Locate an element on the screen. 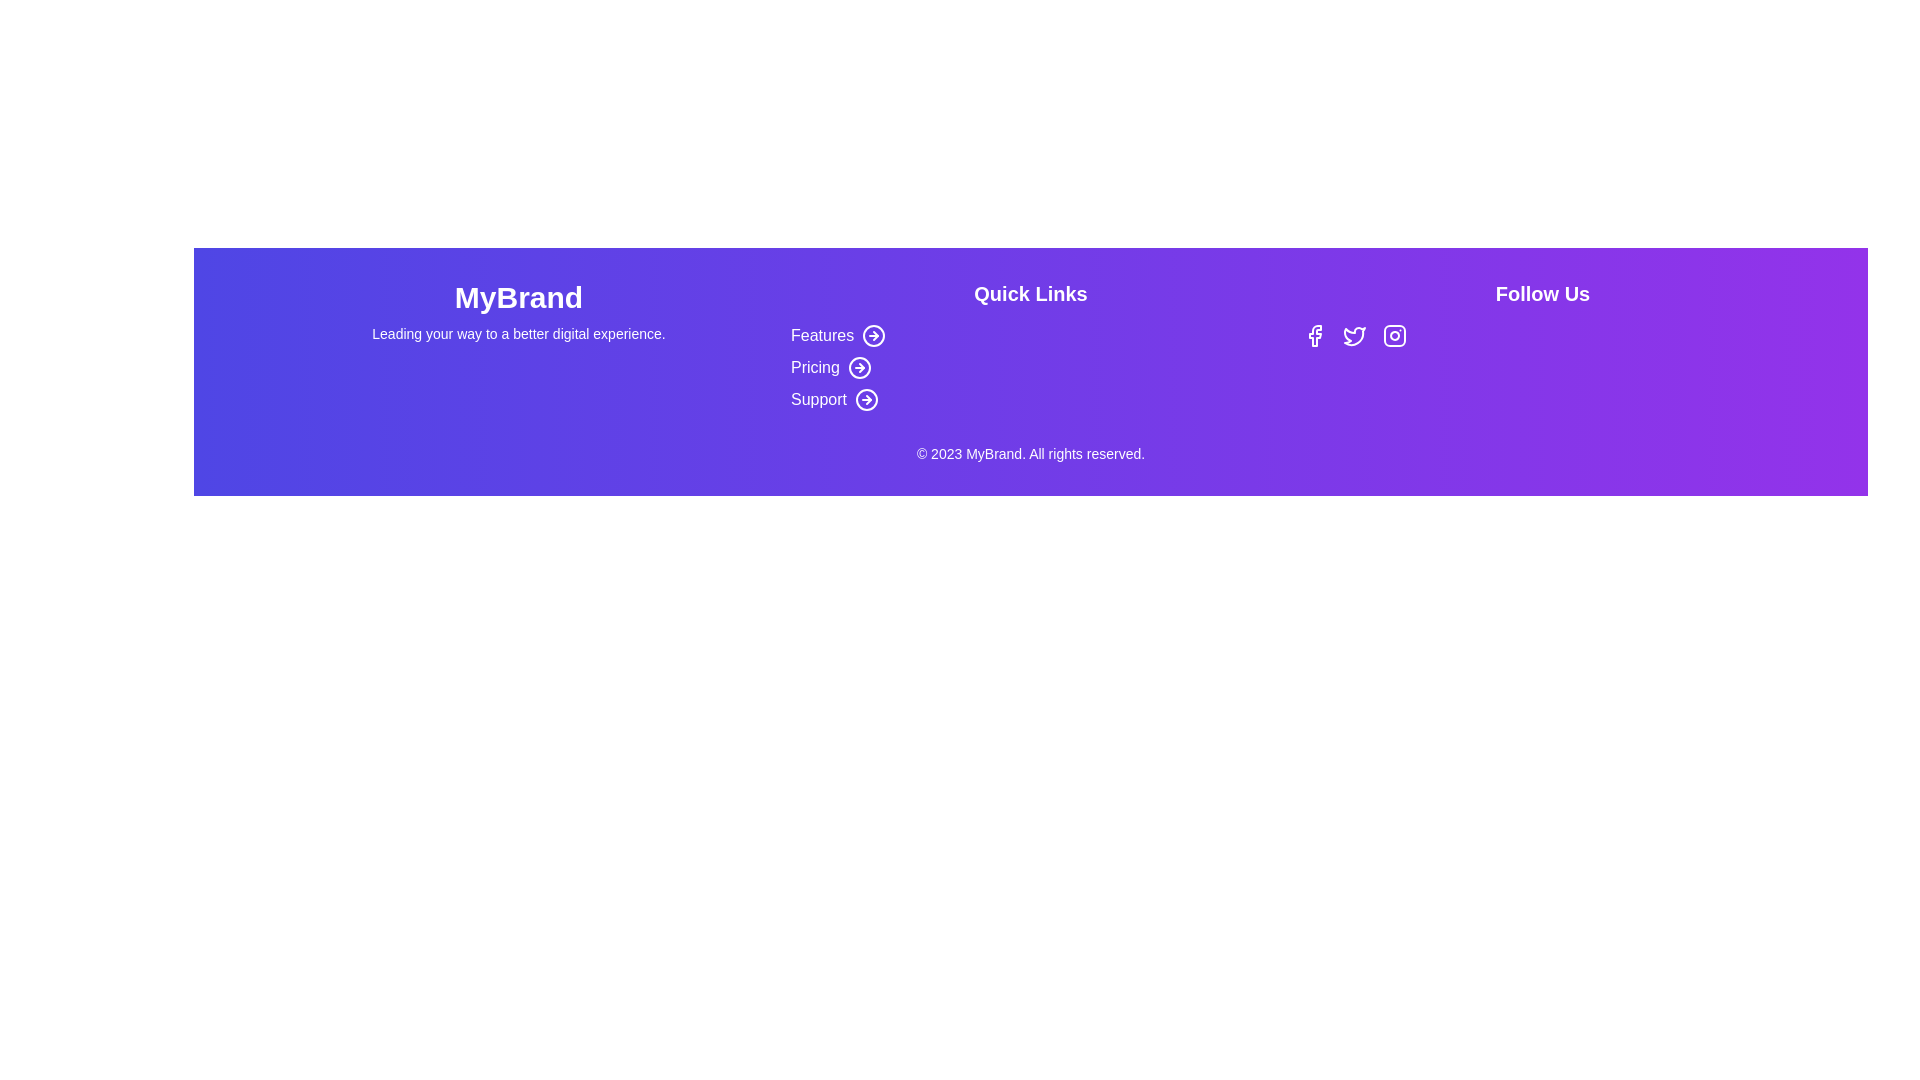 This screenshot has width=1920, height=1080. the central rounded square within the last icon to the right in the 'Follow Us' section, which represents a camera or lens is located at coordinates (1394, 334).